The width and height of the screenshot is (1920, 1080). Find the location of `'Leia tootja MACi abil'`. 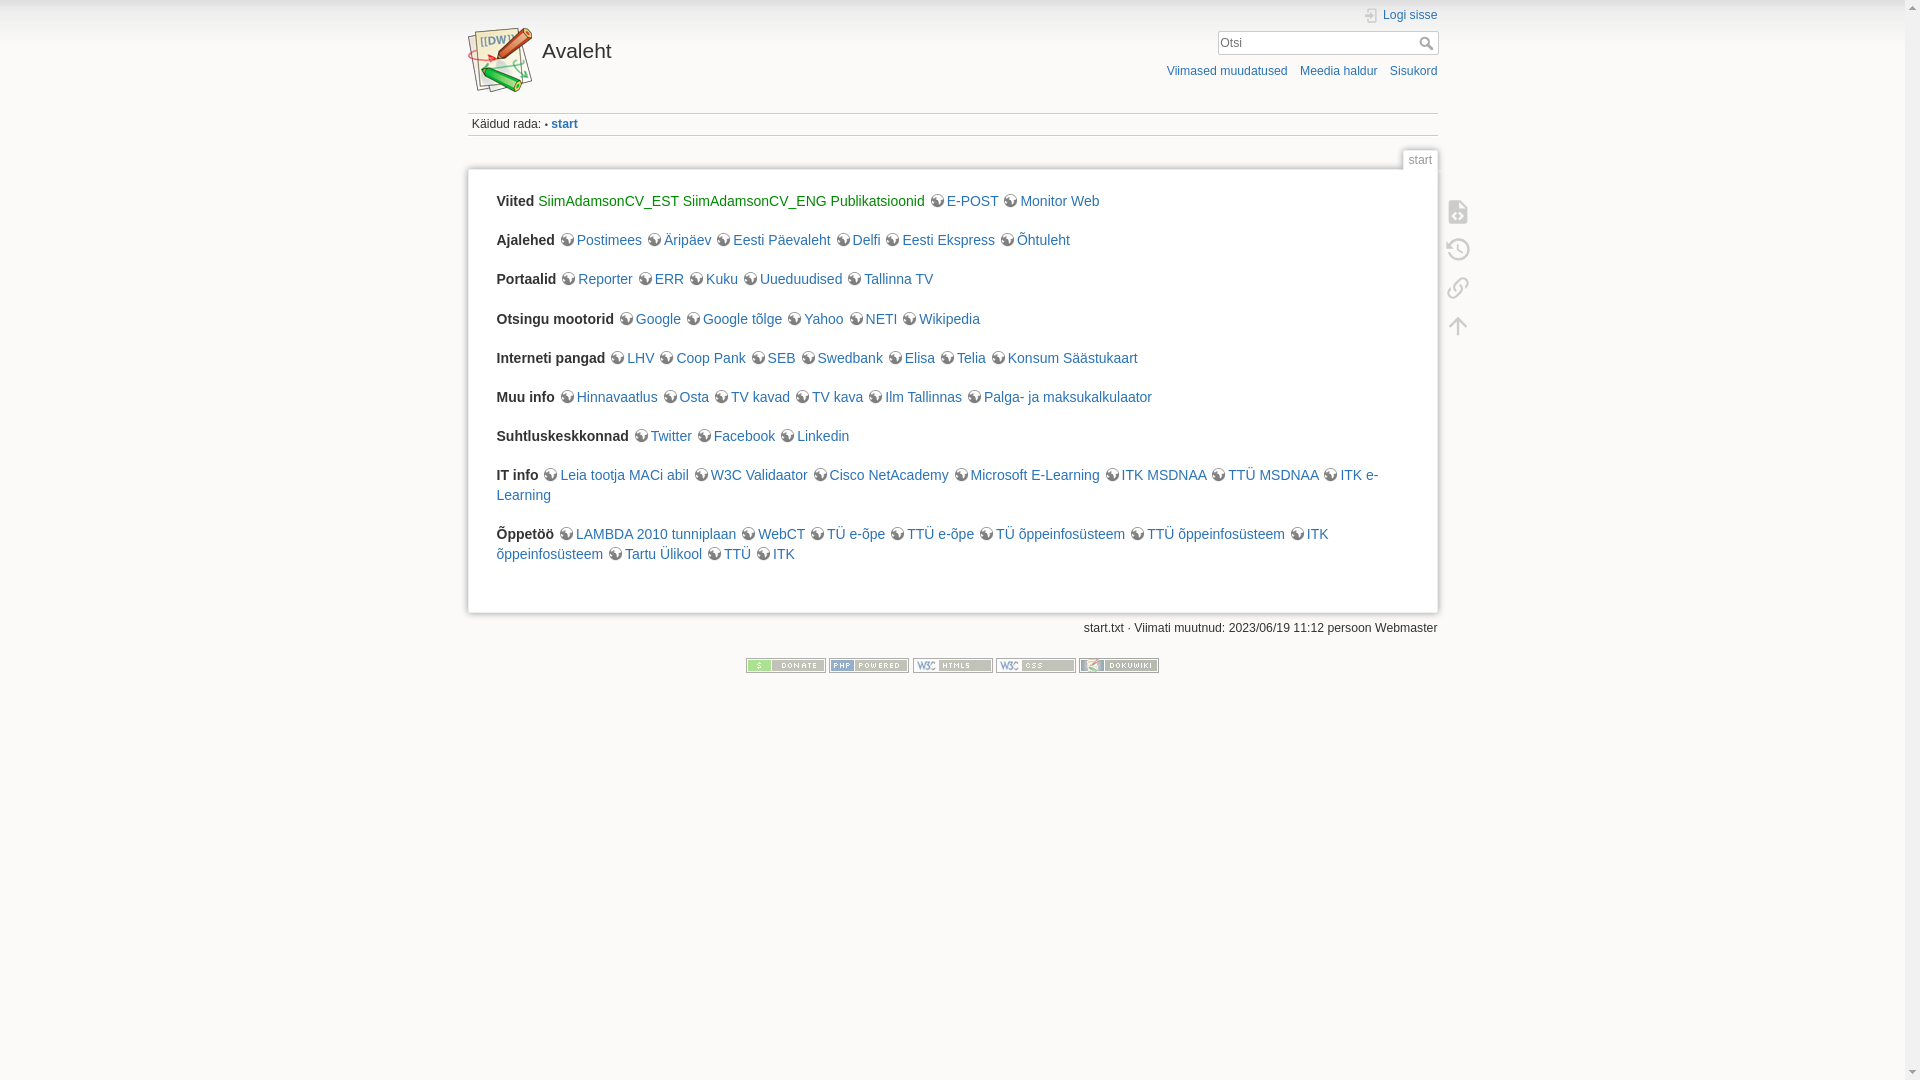

'Leia tootja MACi abil' is located at coordinates (542, 474).